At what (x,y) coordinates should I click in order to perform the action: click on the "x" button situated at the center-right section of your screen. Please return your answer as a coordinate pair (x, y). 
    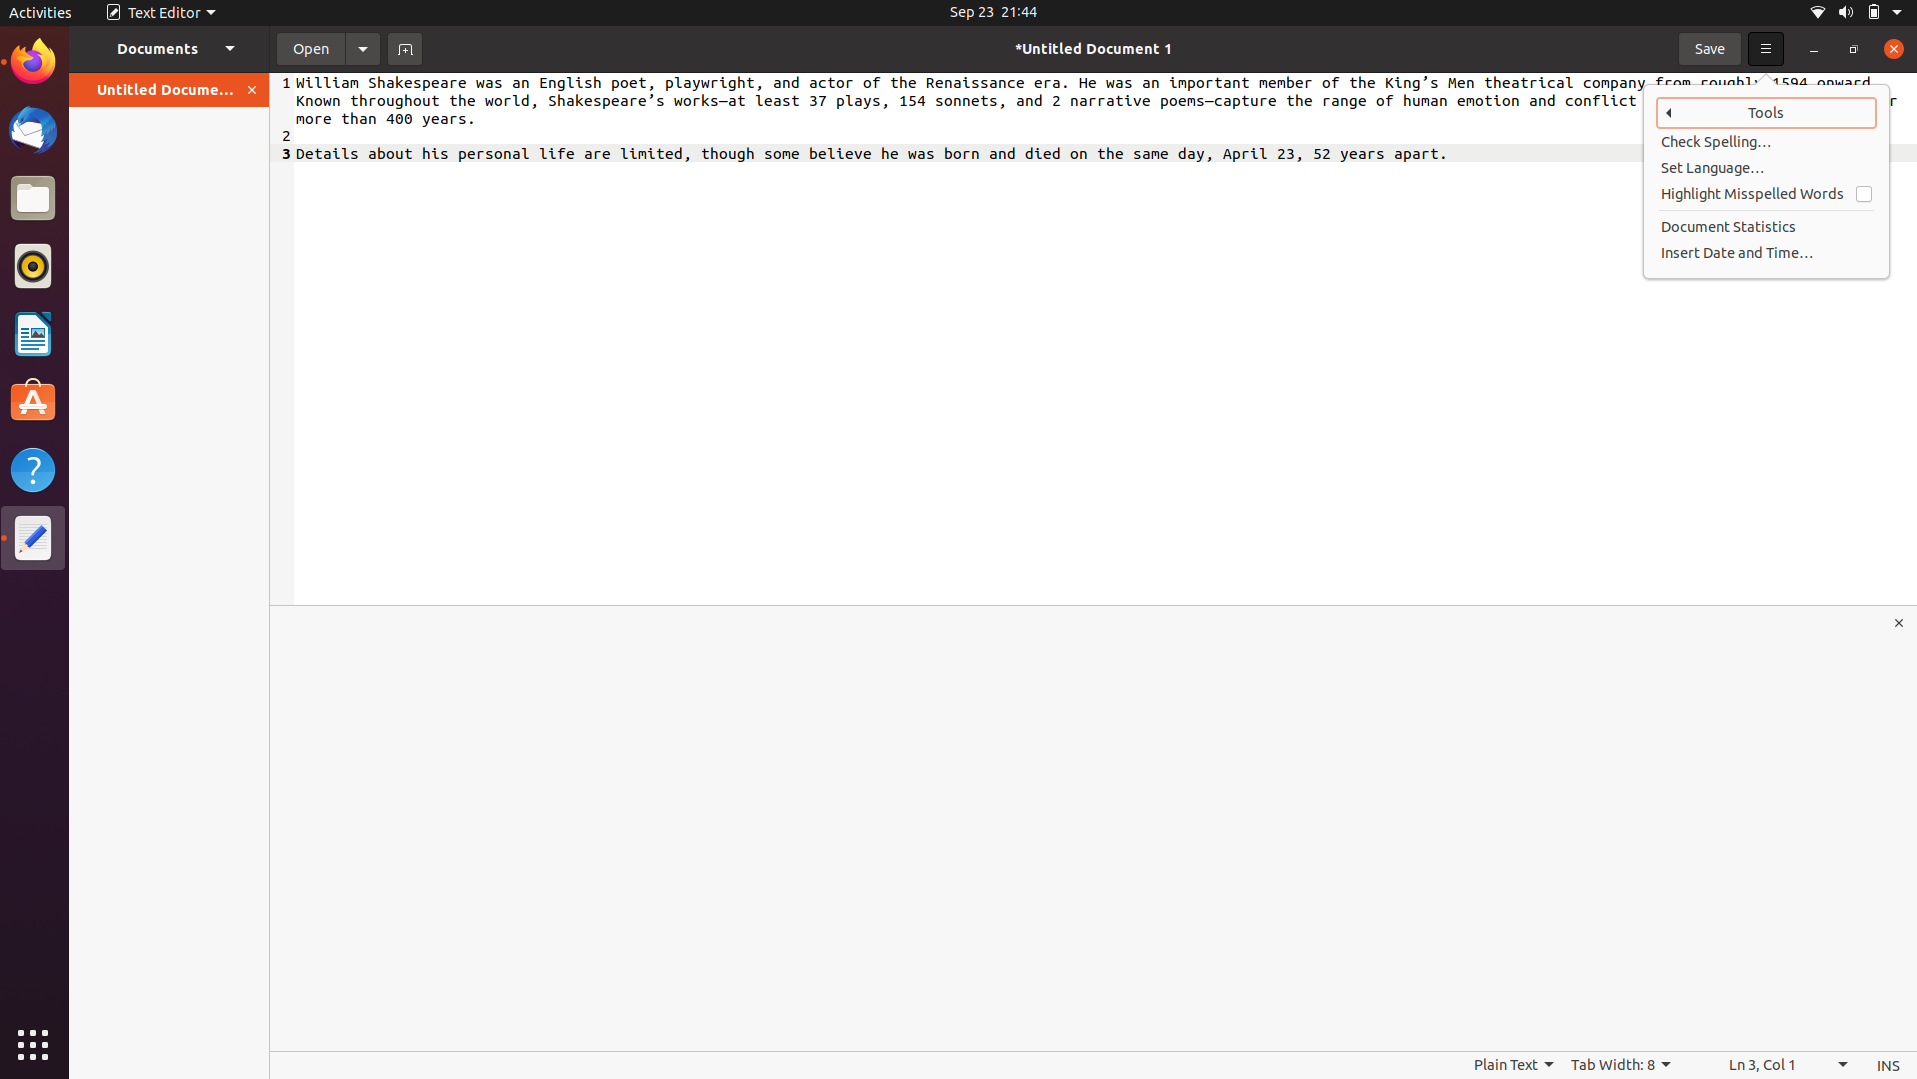
    Looking at the image, I should click on (1900, 622).